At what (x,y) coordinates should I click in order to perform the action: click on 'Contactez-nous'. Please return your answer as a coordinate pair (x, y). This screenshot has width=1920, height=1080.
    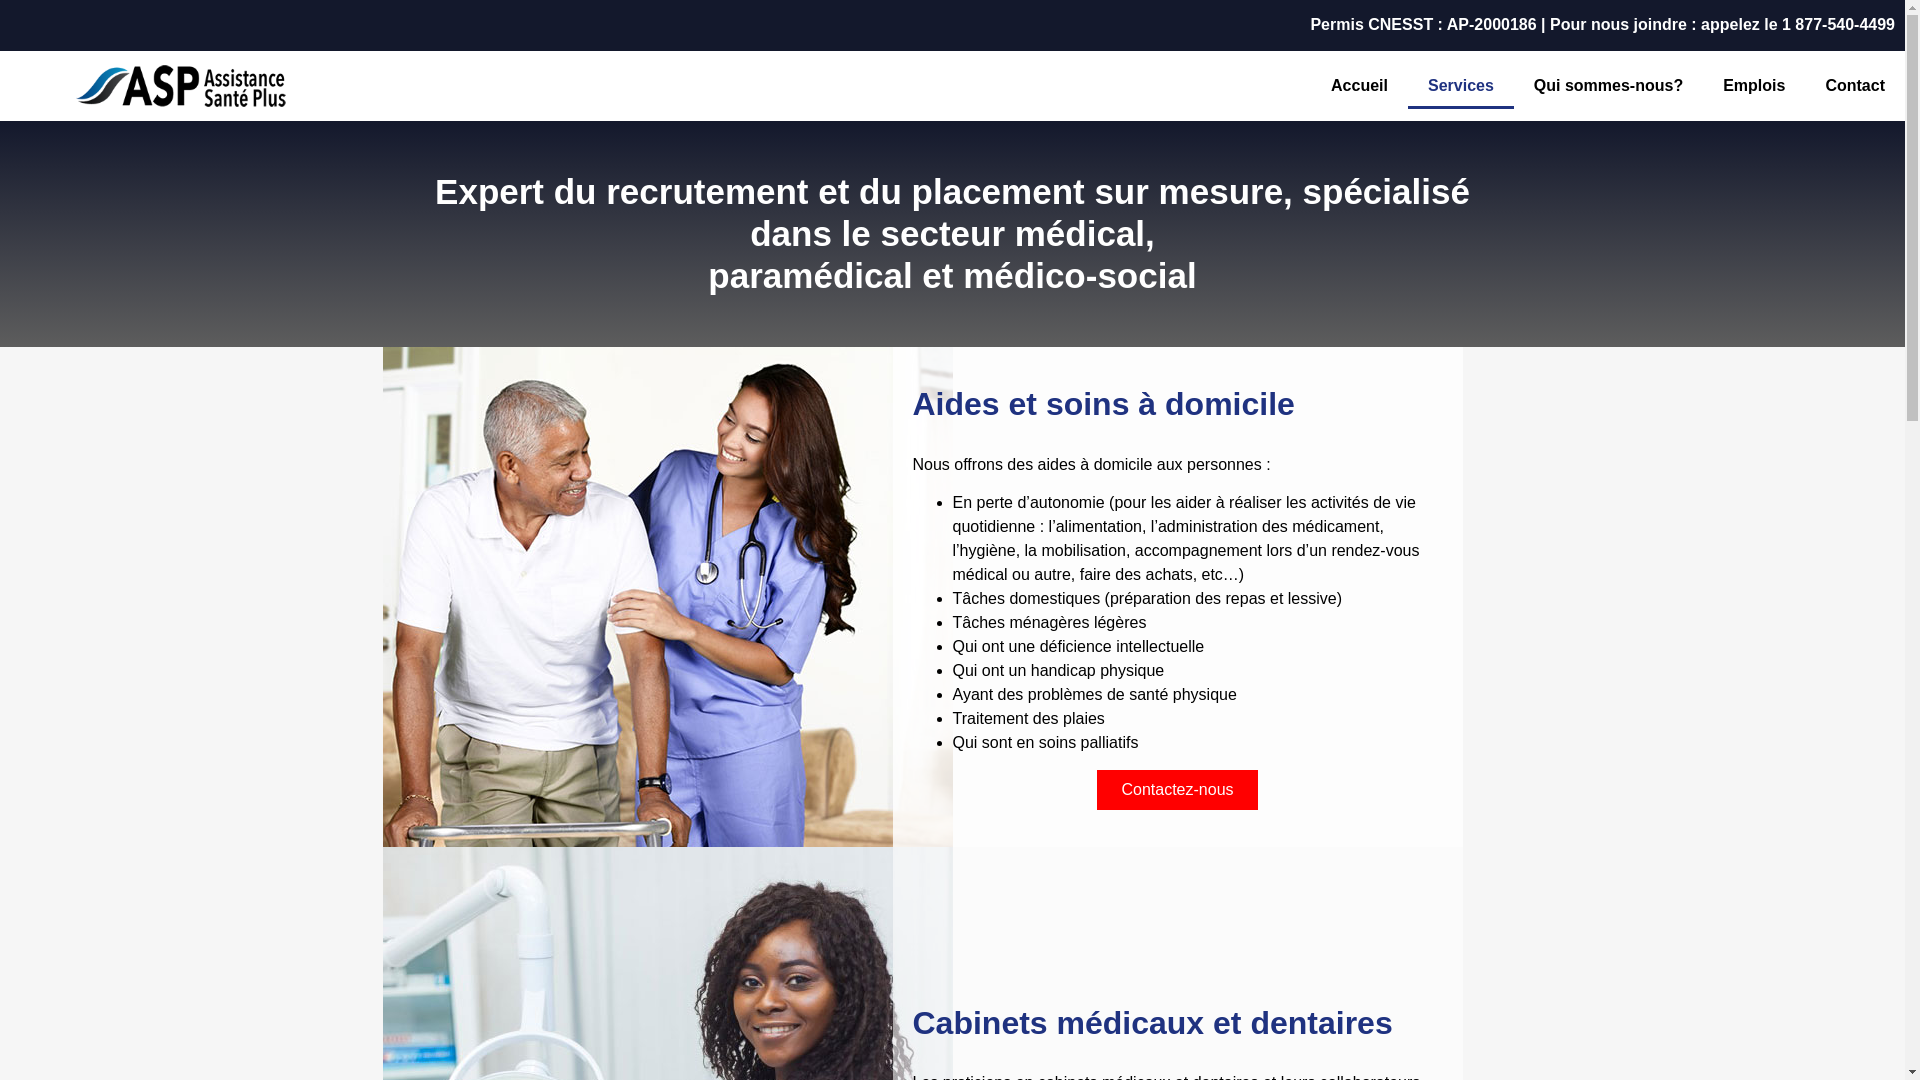
    Looking at the image, I should click on (1176, 789).